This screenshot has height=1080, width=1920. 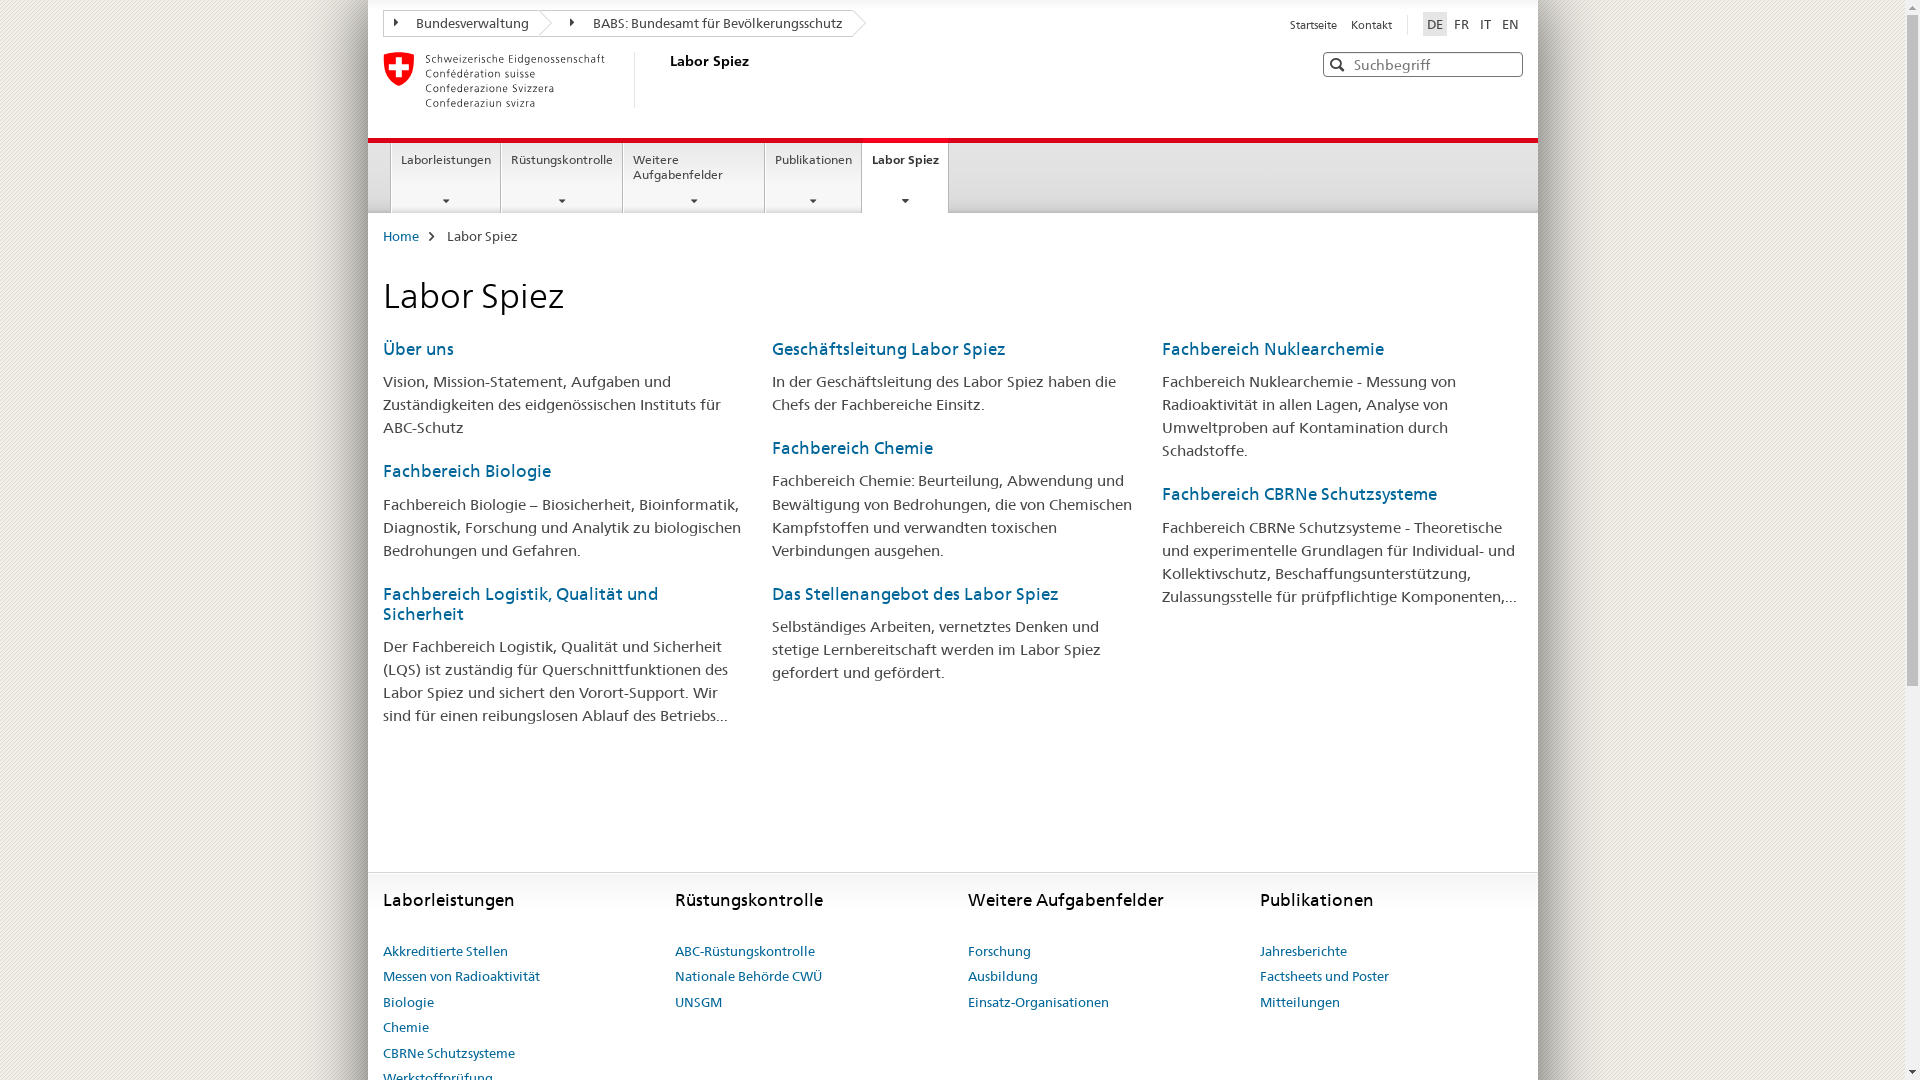 What do you see at coordinates (464, 470) in the screenshot?
I see `'Fachbereich Biologie'` at bounding box center [464, 470].